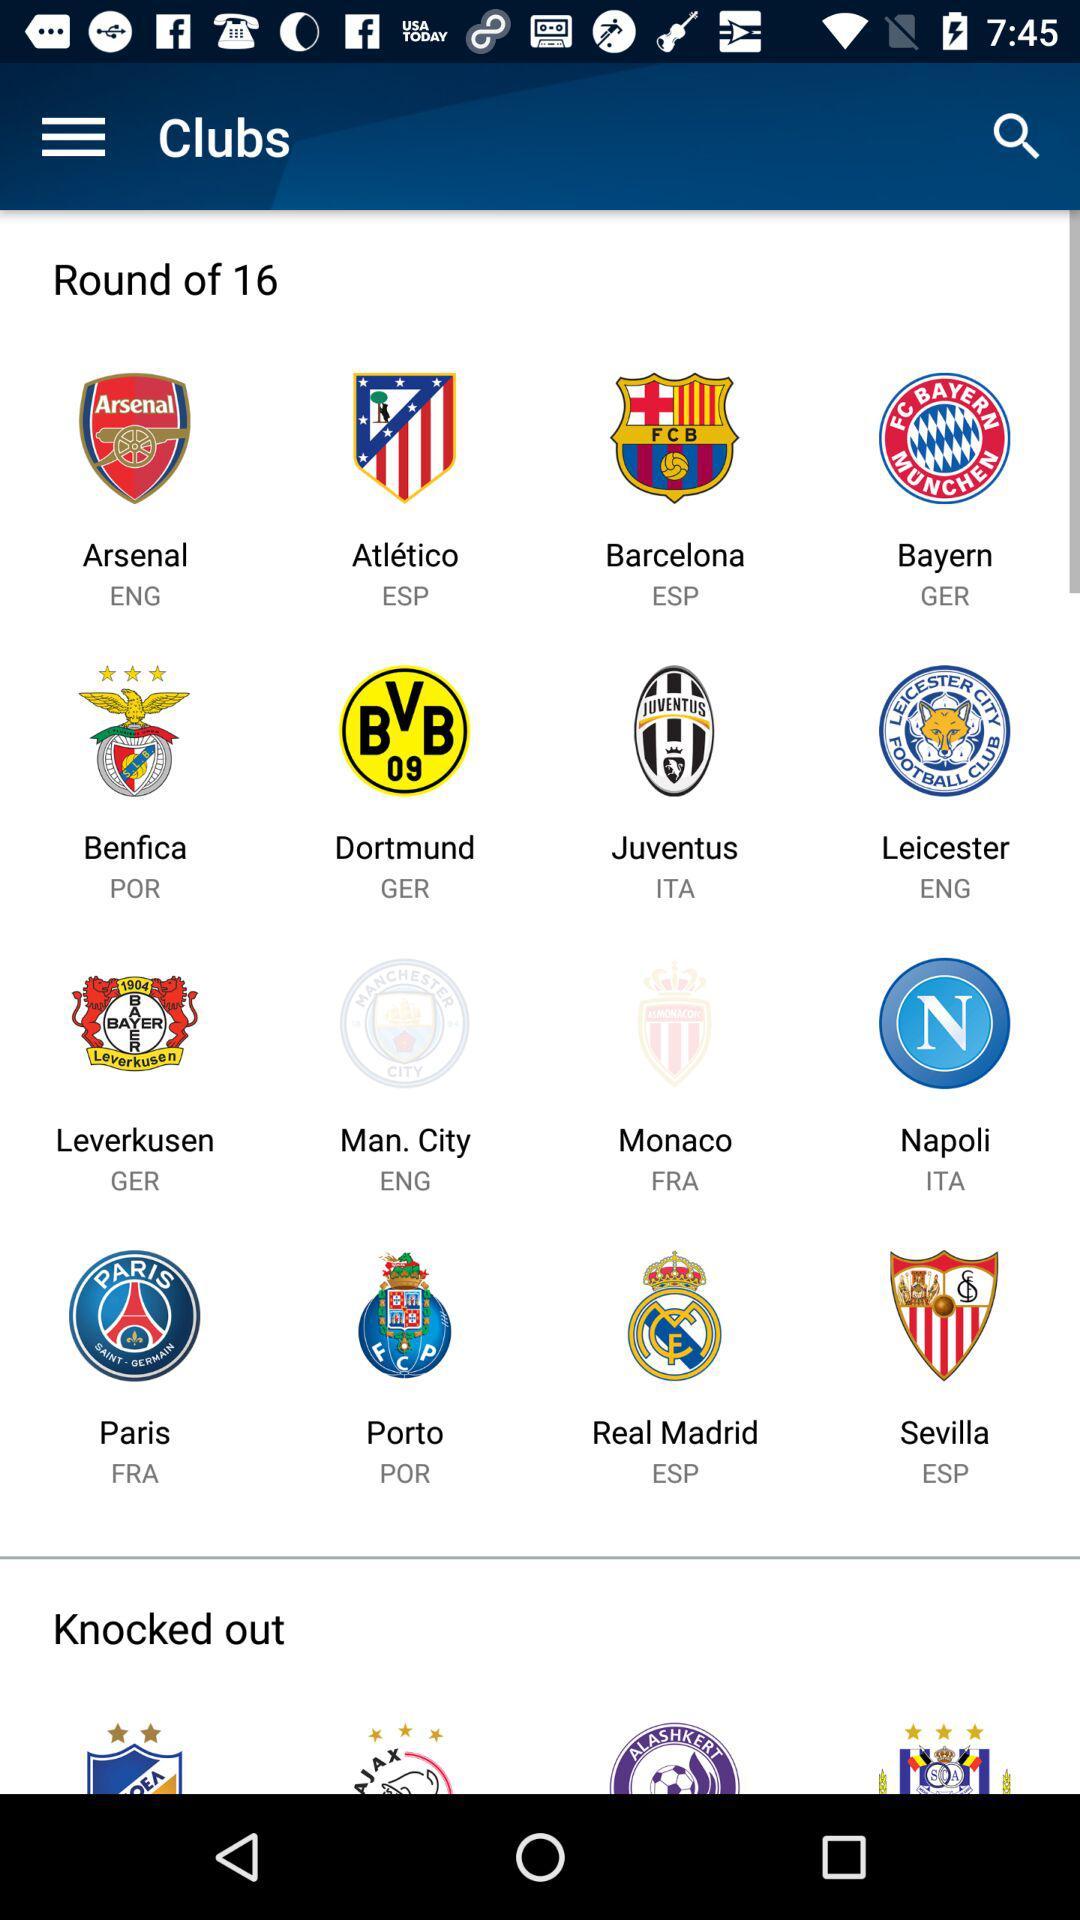 The width and height of the screenshot is (1080, 1920). What do you see at coordinates (72, 135) in the screenshot?
I see `the item above round of 16 icon` at bounding box center [72, 135].